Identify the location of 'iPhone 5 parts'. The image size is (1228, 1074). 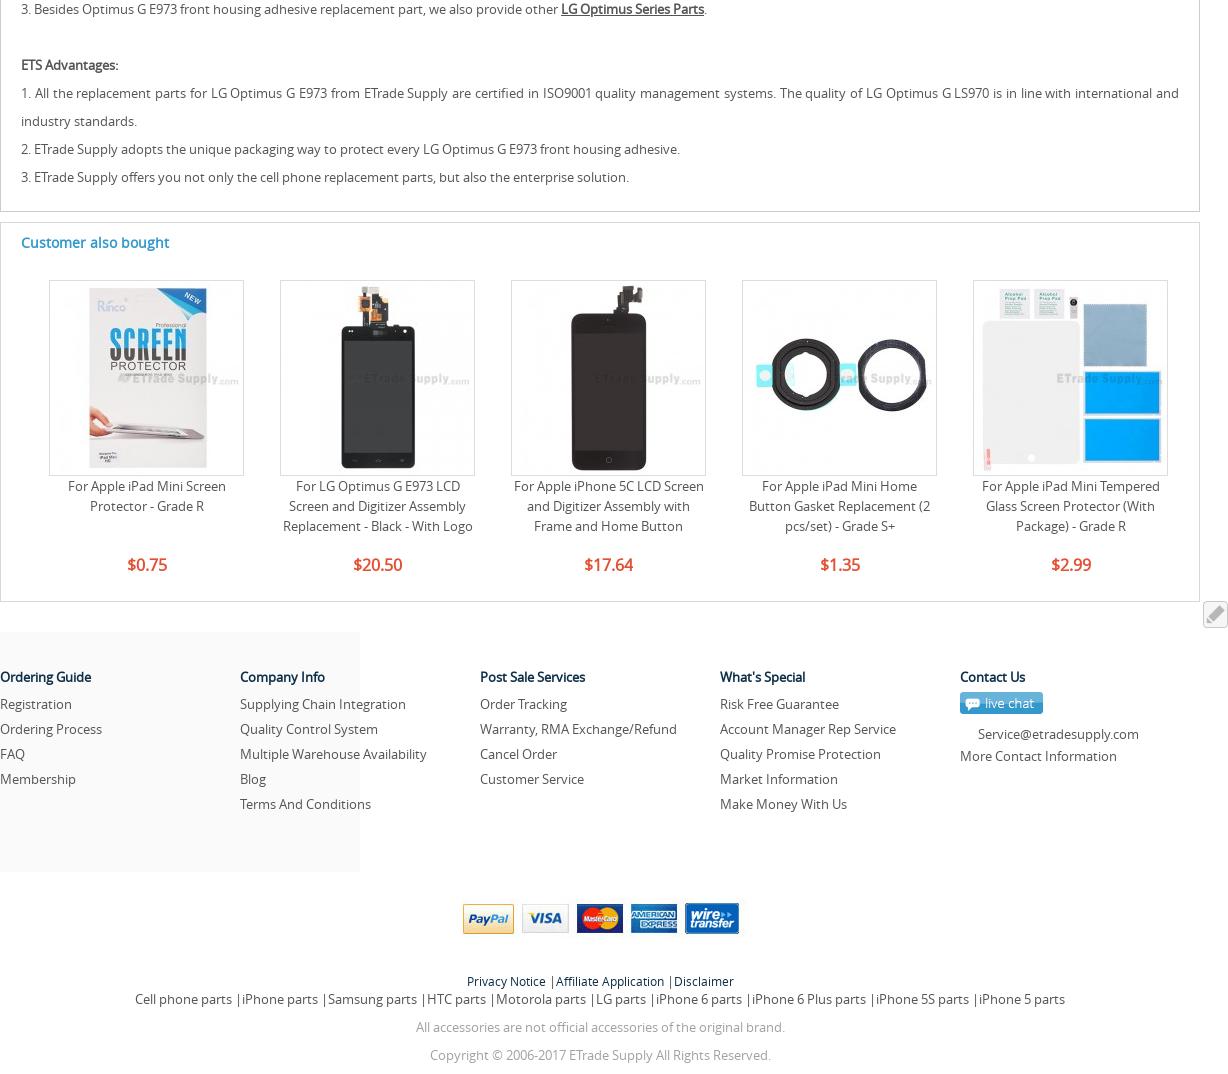
(1021, 998).